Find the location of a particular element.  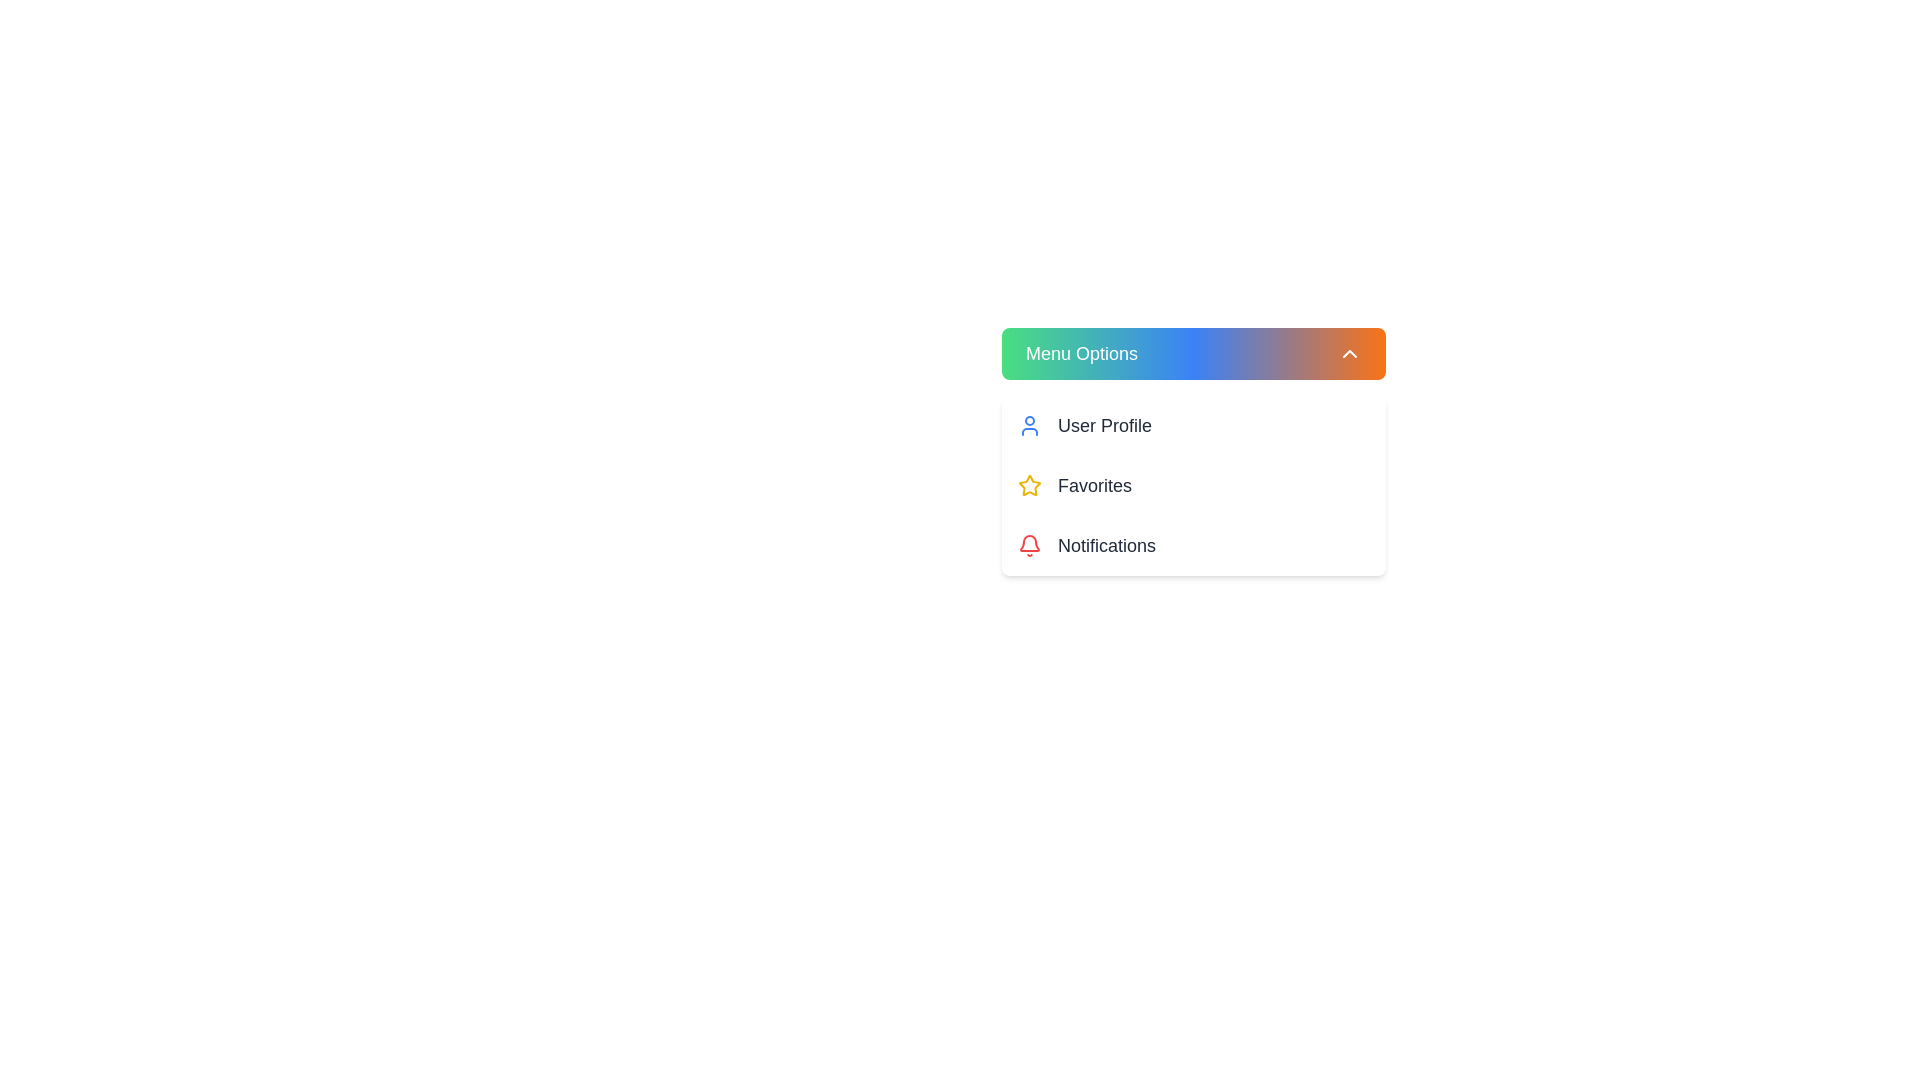

the bell-shaped icon located in the notification menu under the 'Notifications' label is located at coordinates (1030, 543).